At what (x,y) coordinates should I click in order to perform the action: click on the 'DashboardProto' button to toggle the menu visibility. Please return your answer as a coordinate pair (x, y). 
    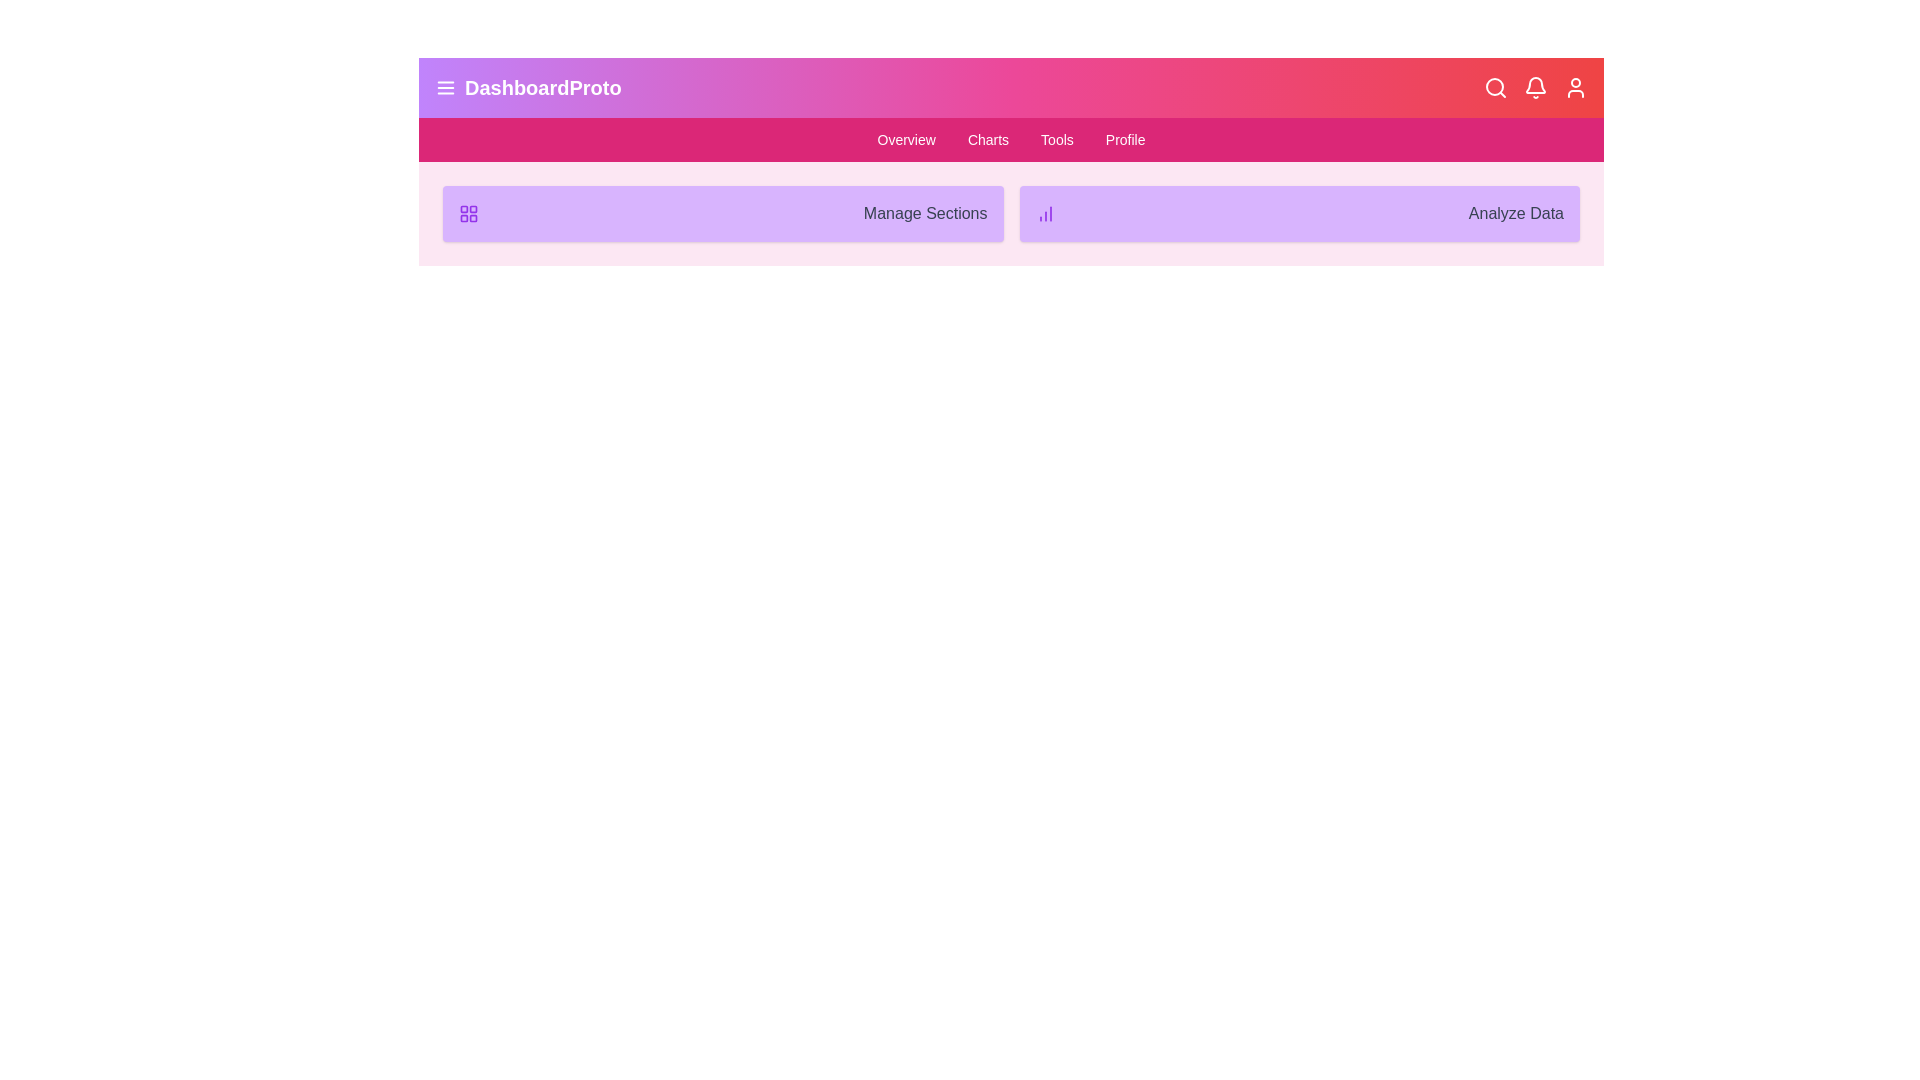
    Looking at the image, I should click on (528, 87).